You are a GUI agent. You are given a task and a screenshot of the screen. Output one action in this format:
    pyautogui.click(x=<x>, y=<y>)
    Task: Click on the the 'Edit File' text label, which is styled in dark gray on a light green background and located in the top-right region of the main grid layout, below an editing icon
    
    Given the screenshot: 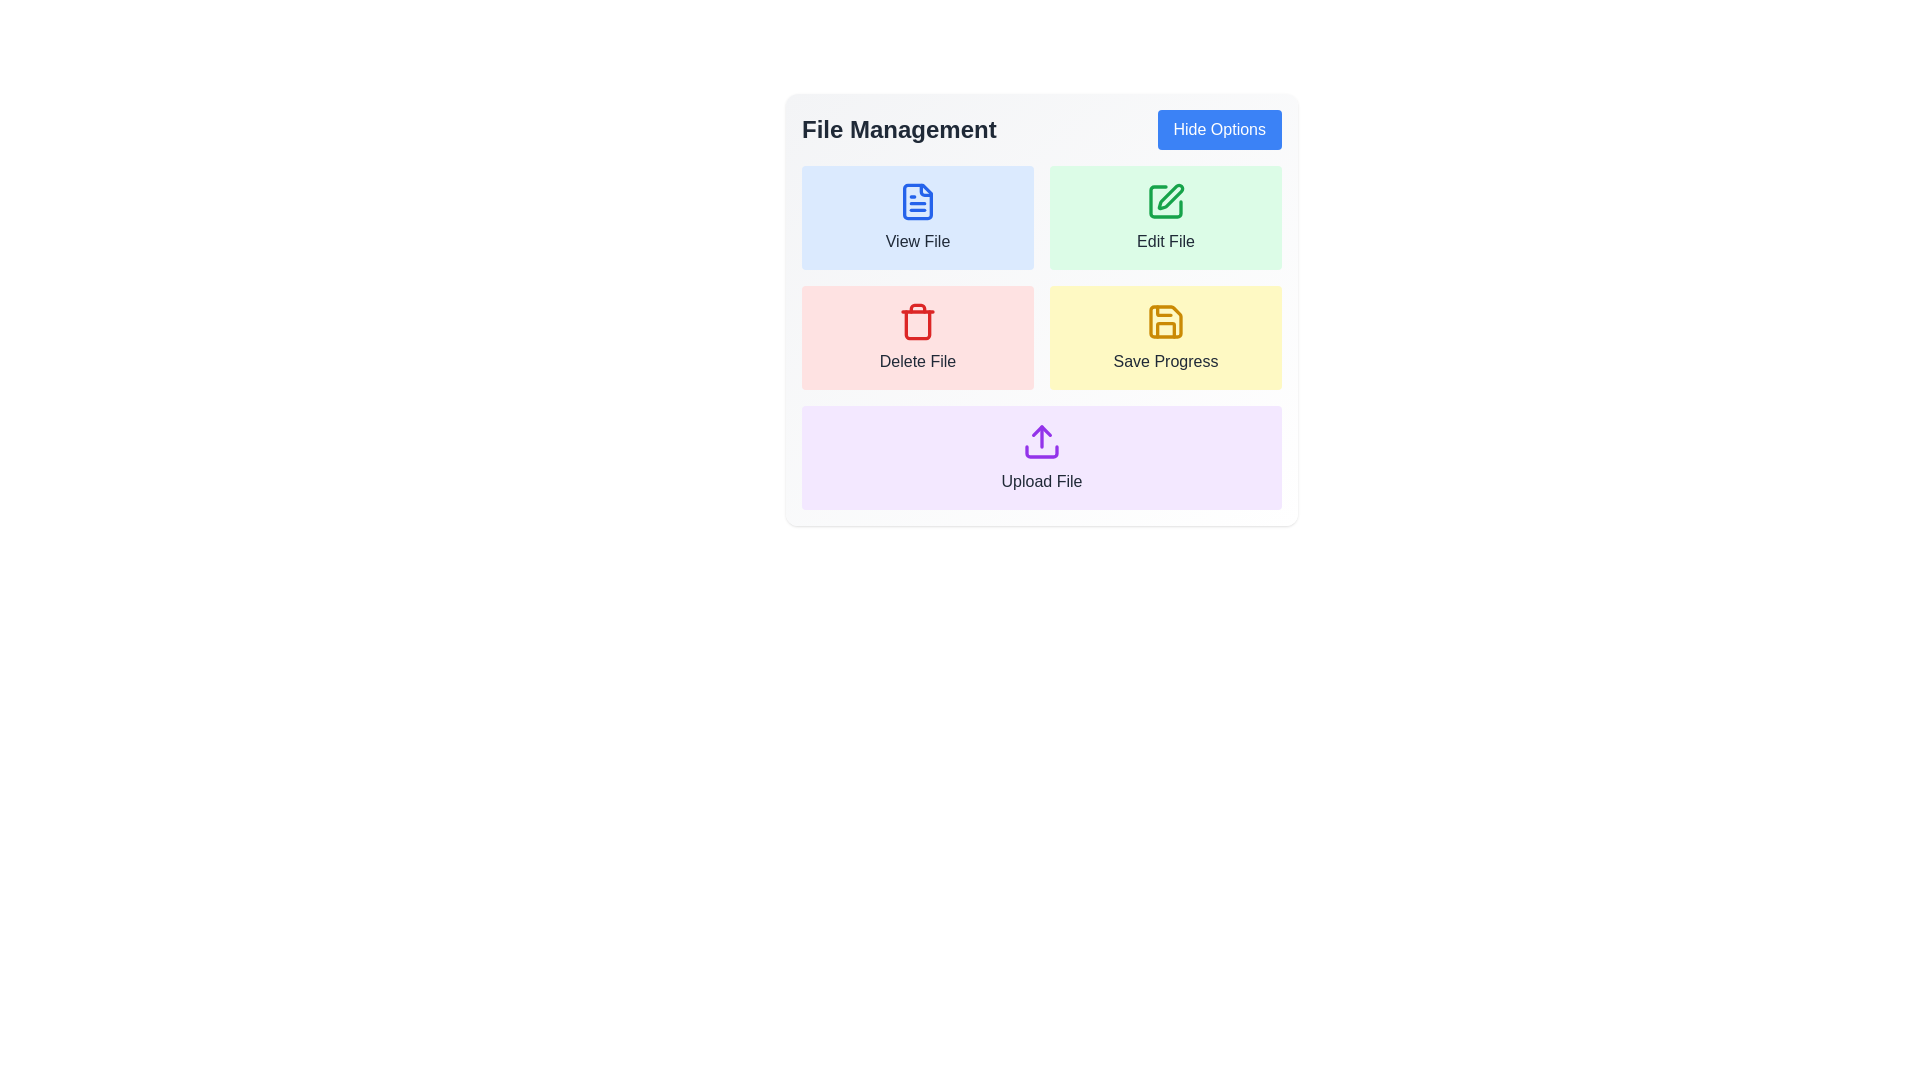 What is the action you would take?
    pyautogui.click(x=1166, y=241)
    